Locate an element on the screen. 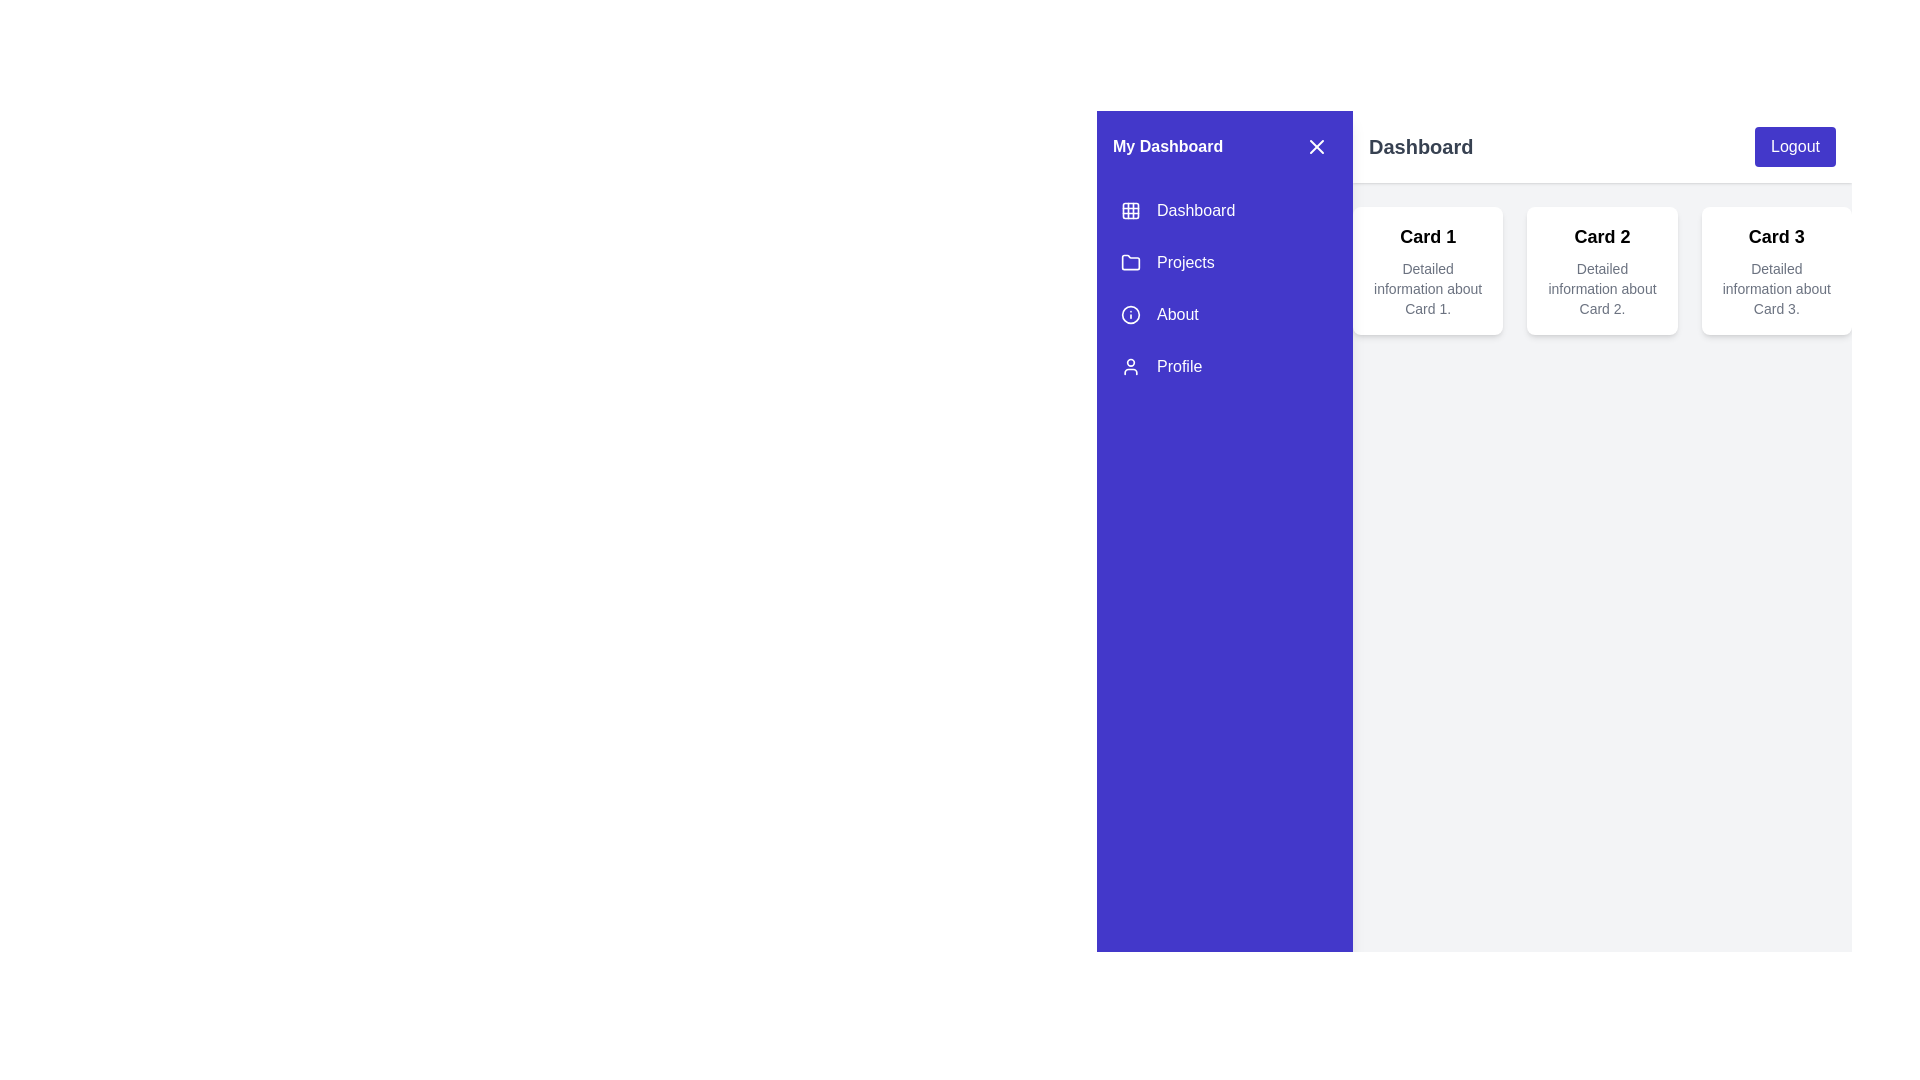 This screenshot has width=1920, height=1080. the 'About' text label in the sidebar is located at coordinates (1177, 315).